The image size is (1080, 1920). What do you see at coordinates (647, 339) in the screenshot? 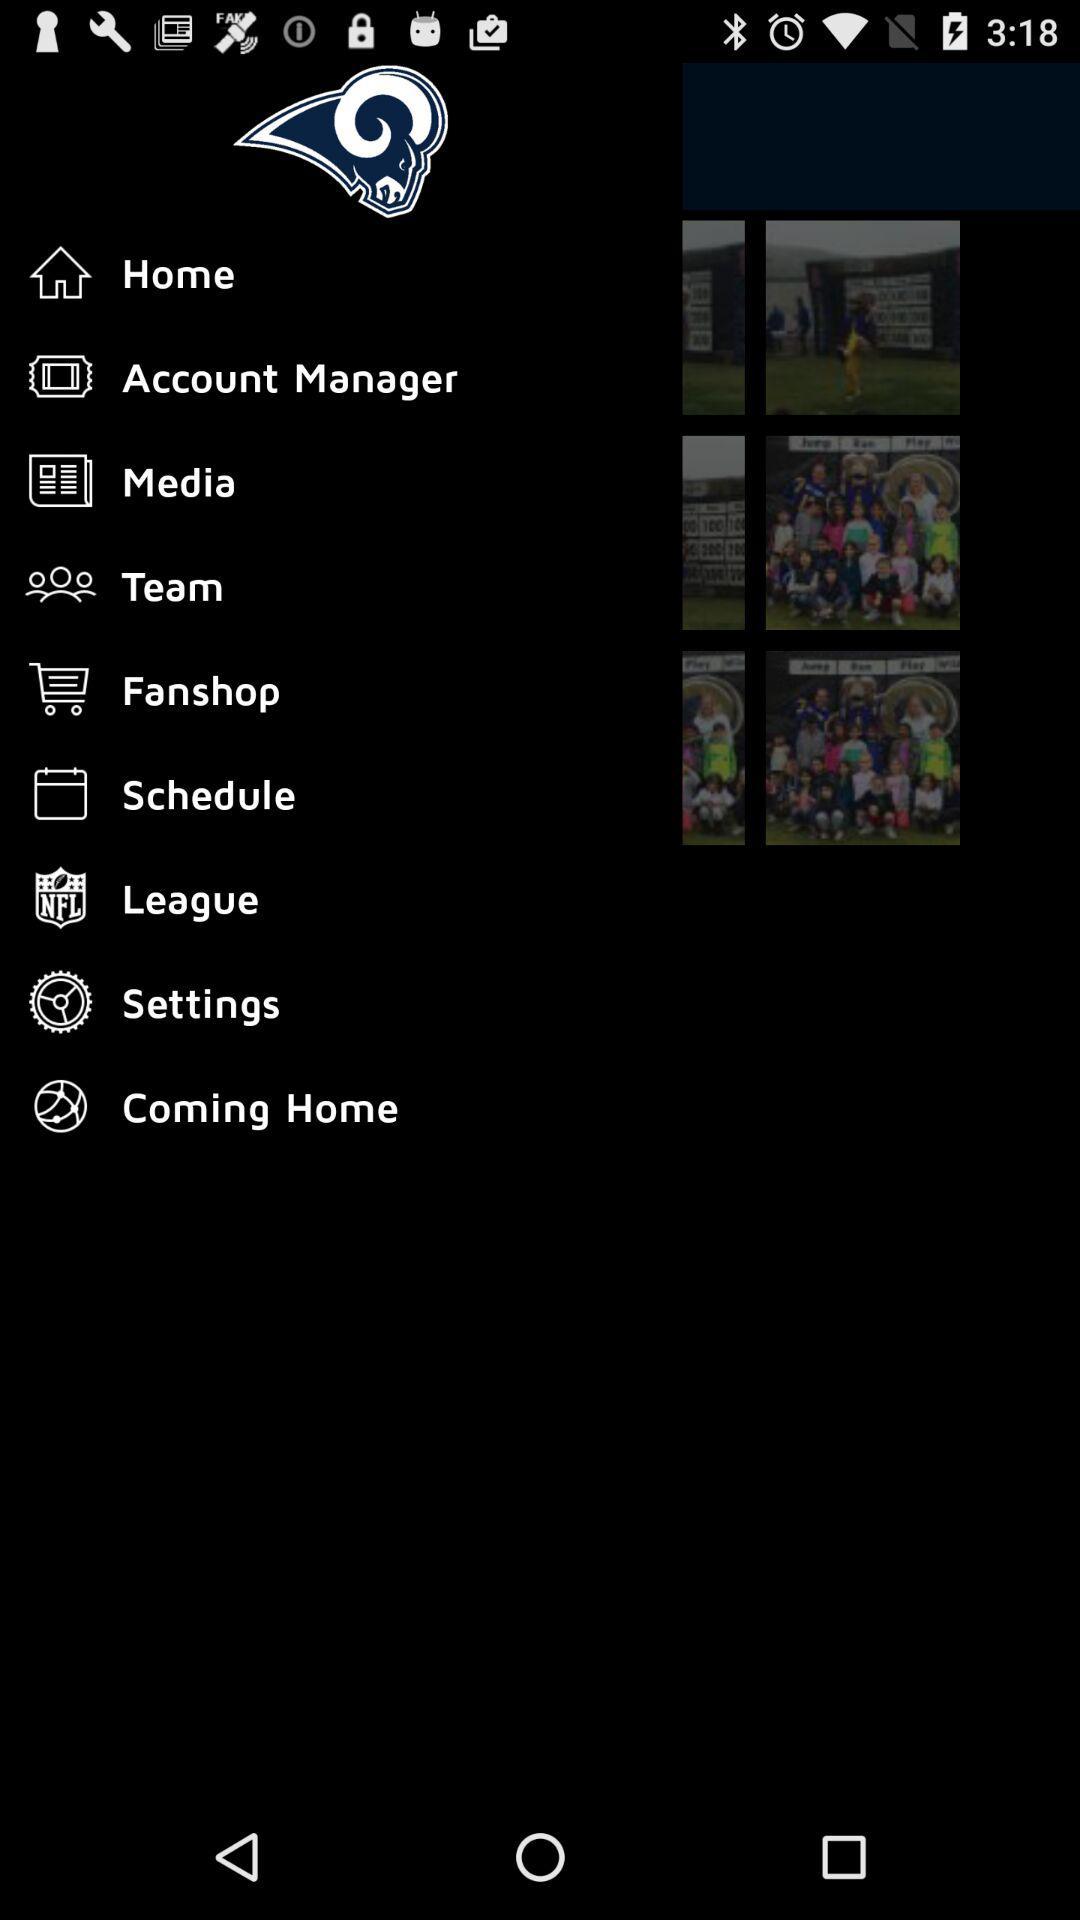
I see `the add icon` at bounding box center [647, 339].